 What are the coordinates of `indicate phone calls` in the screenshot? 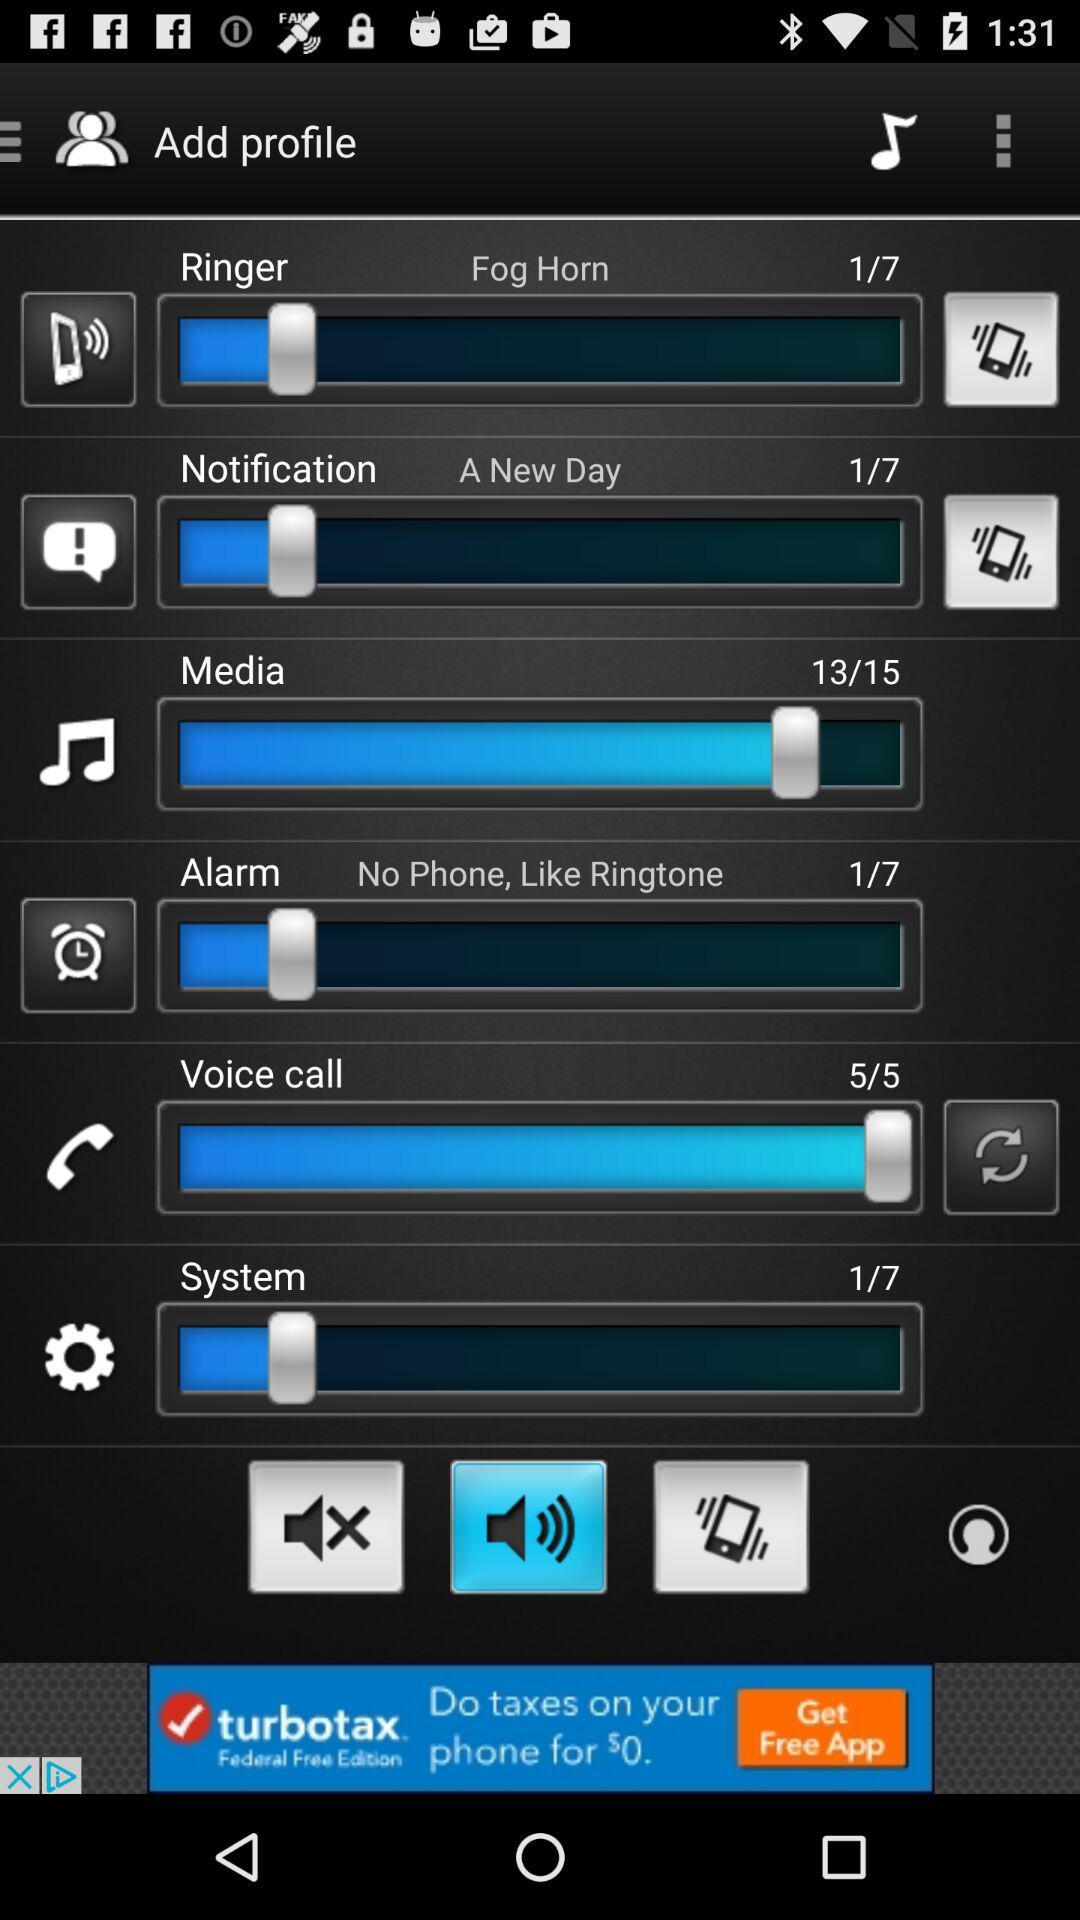 It's located at (77, 1157).